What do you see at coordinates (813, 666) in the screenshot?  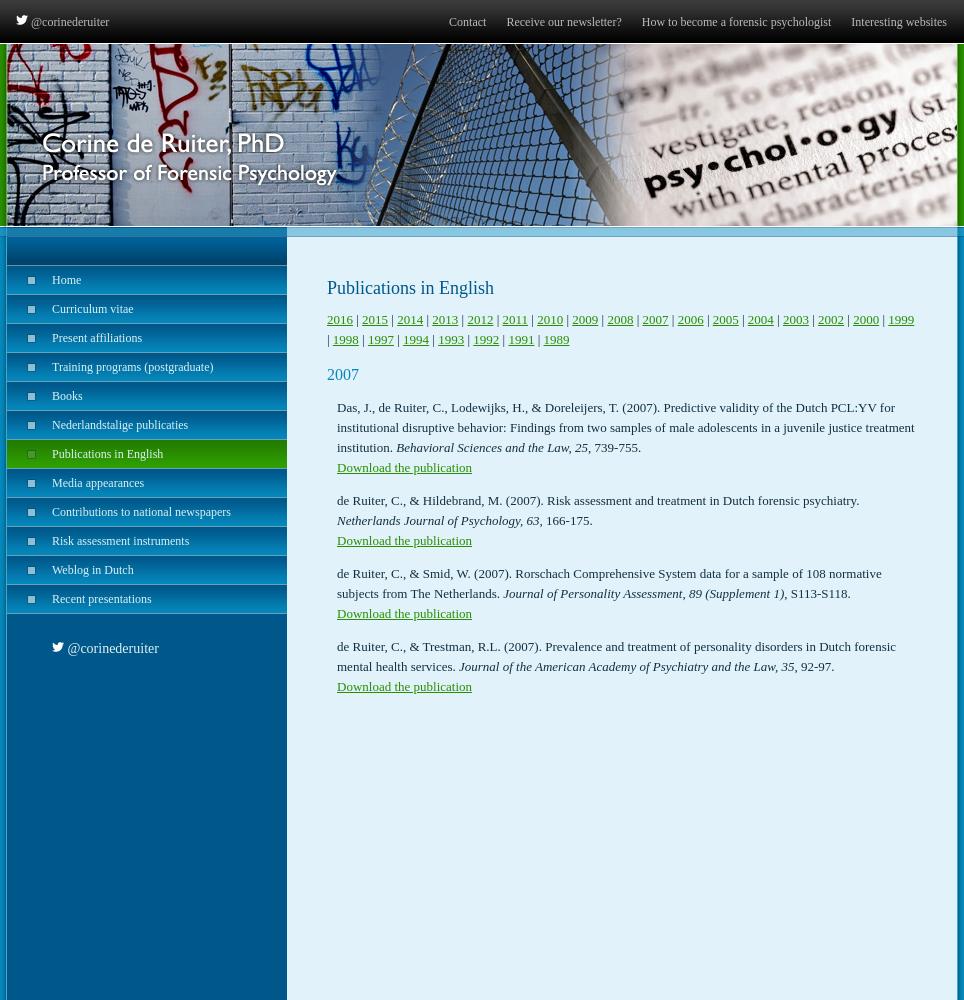 I see `', 92-97.'` at bounding box center [813, 666].